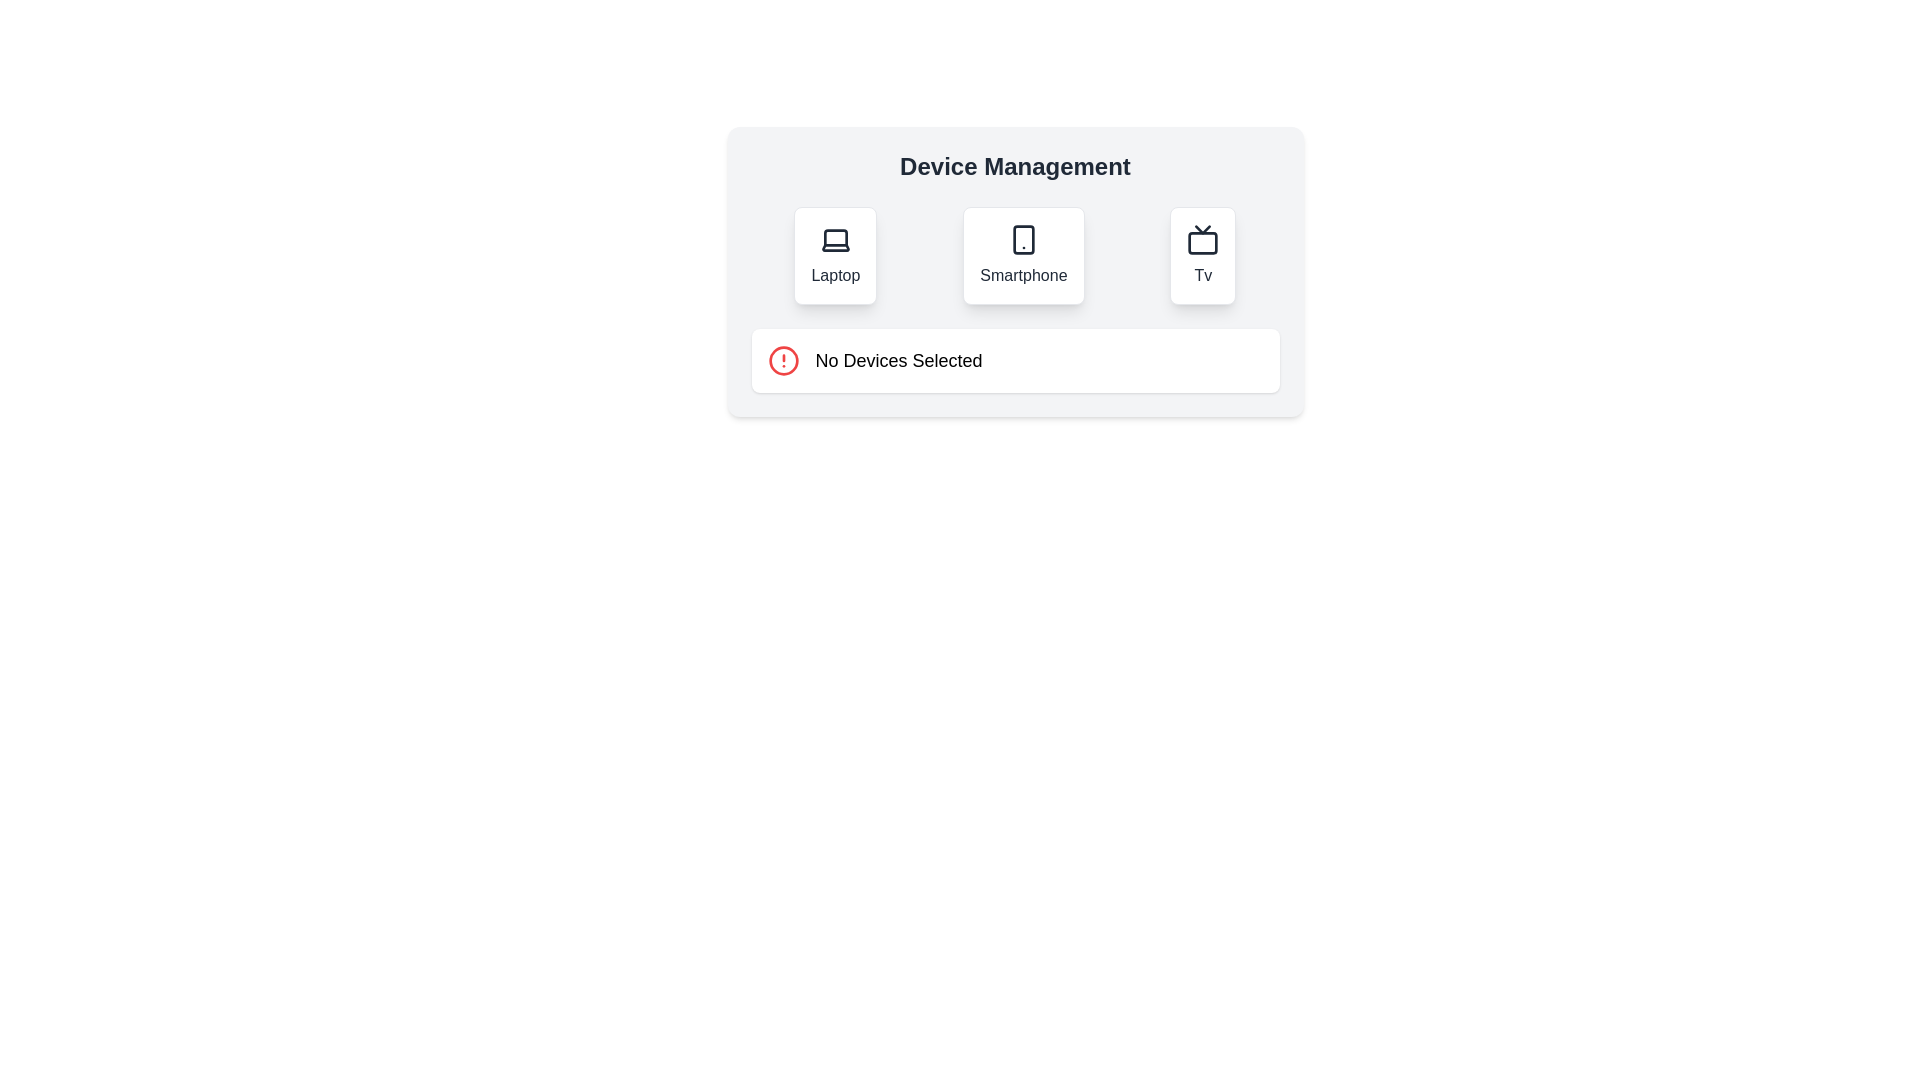  I want to click on the static text label that indicates no devices have been selected, located to the right of an alert icon, so click(898, 361).